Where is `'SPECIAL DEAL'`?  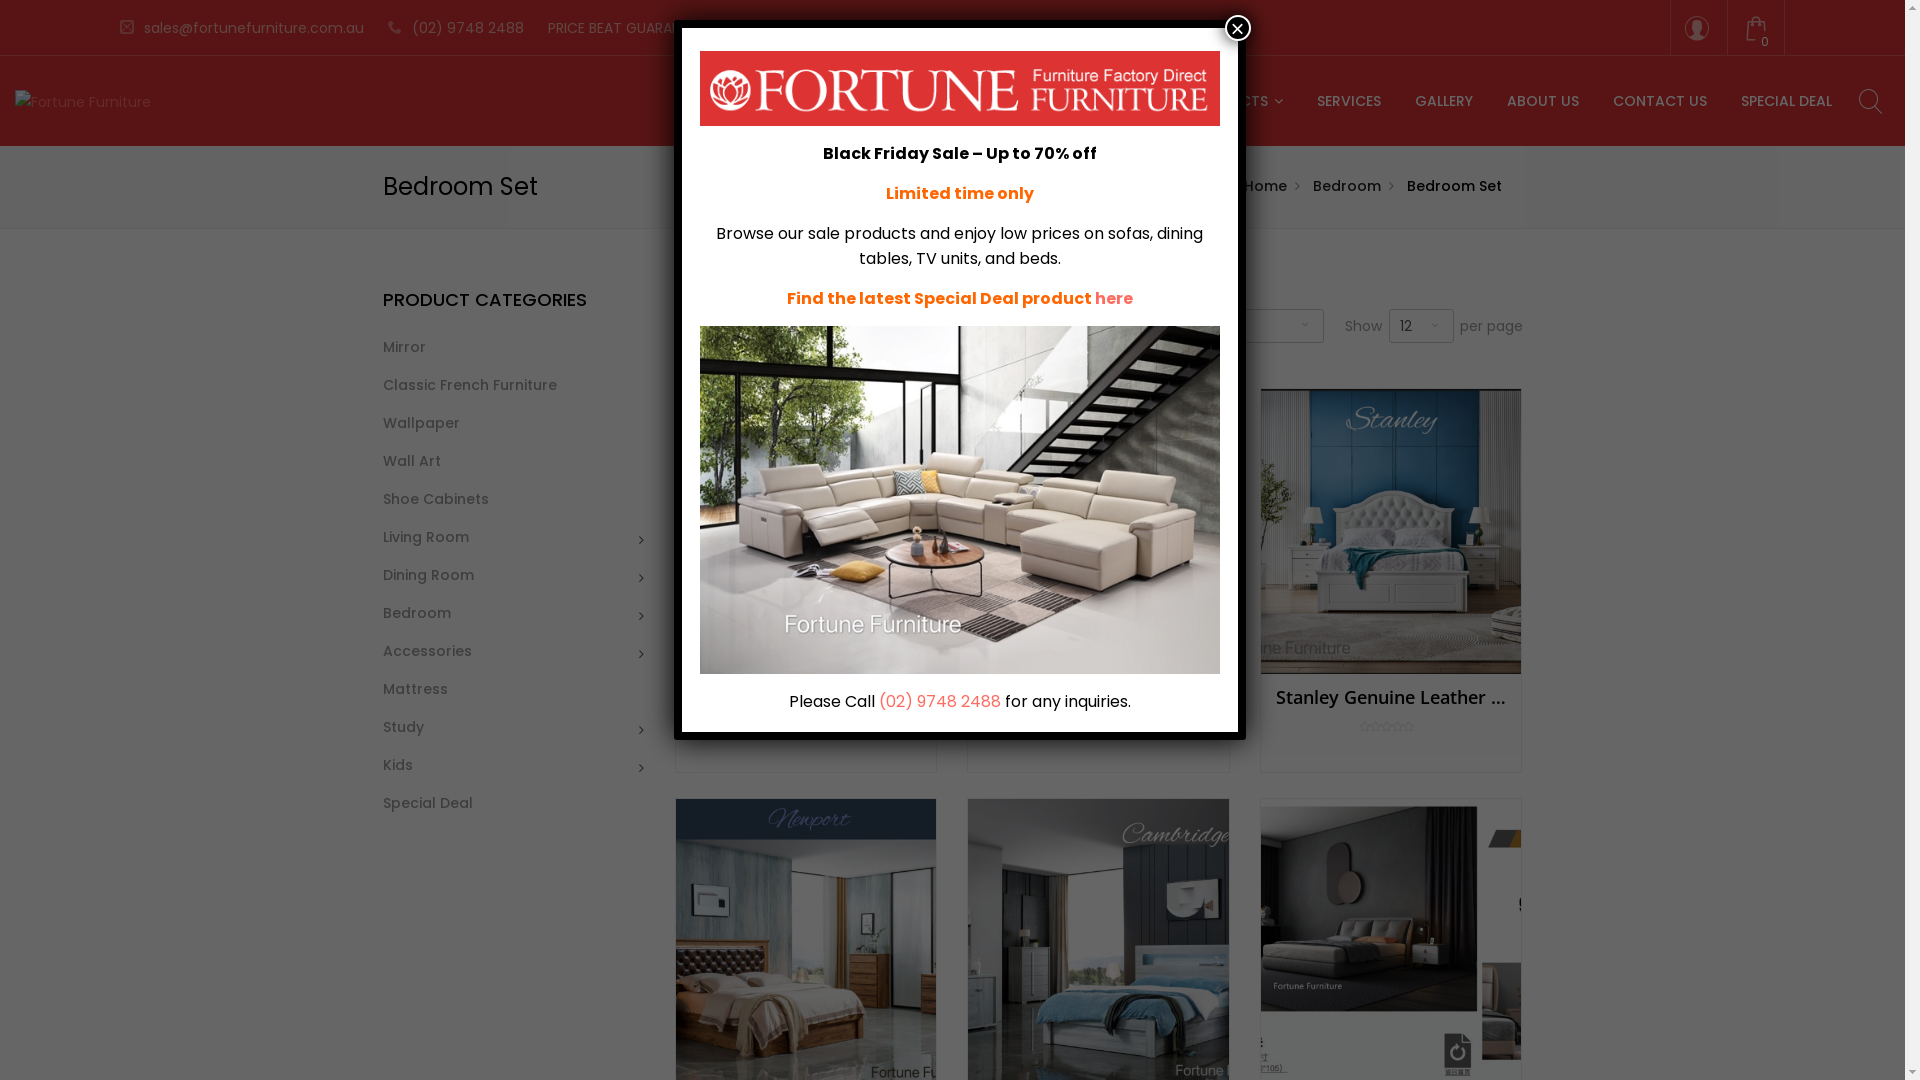 'SPECIAL DEAL' is located at coordinates (1786, 100).